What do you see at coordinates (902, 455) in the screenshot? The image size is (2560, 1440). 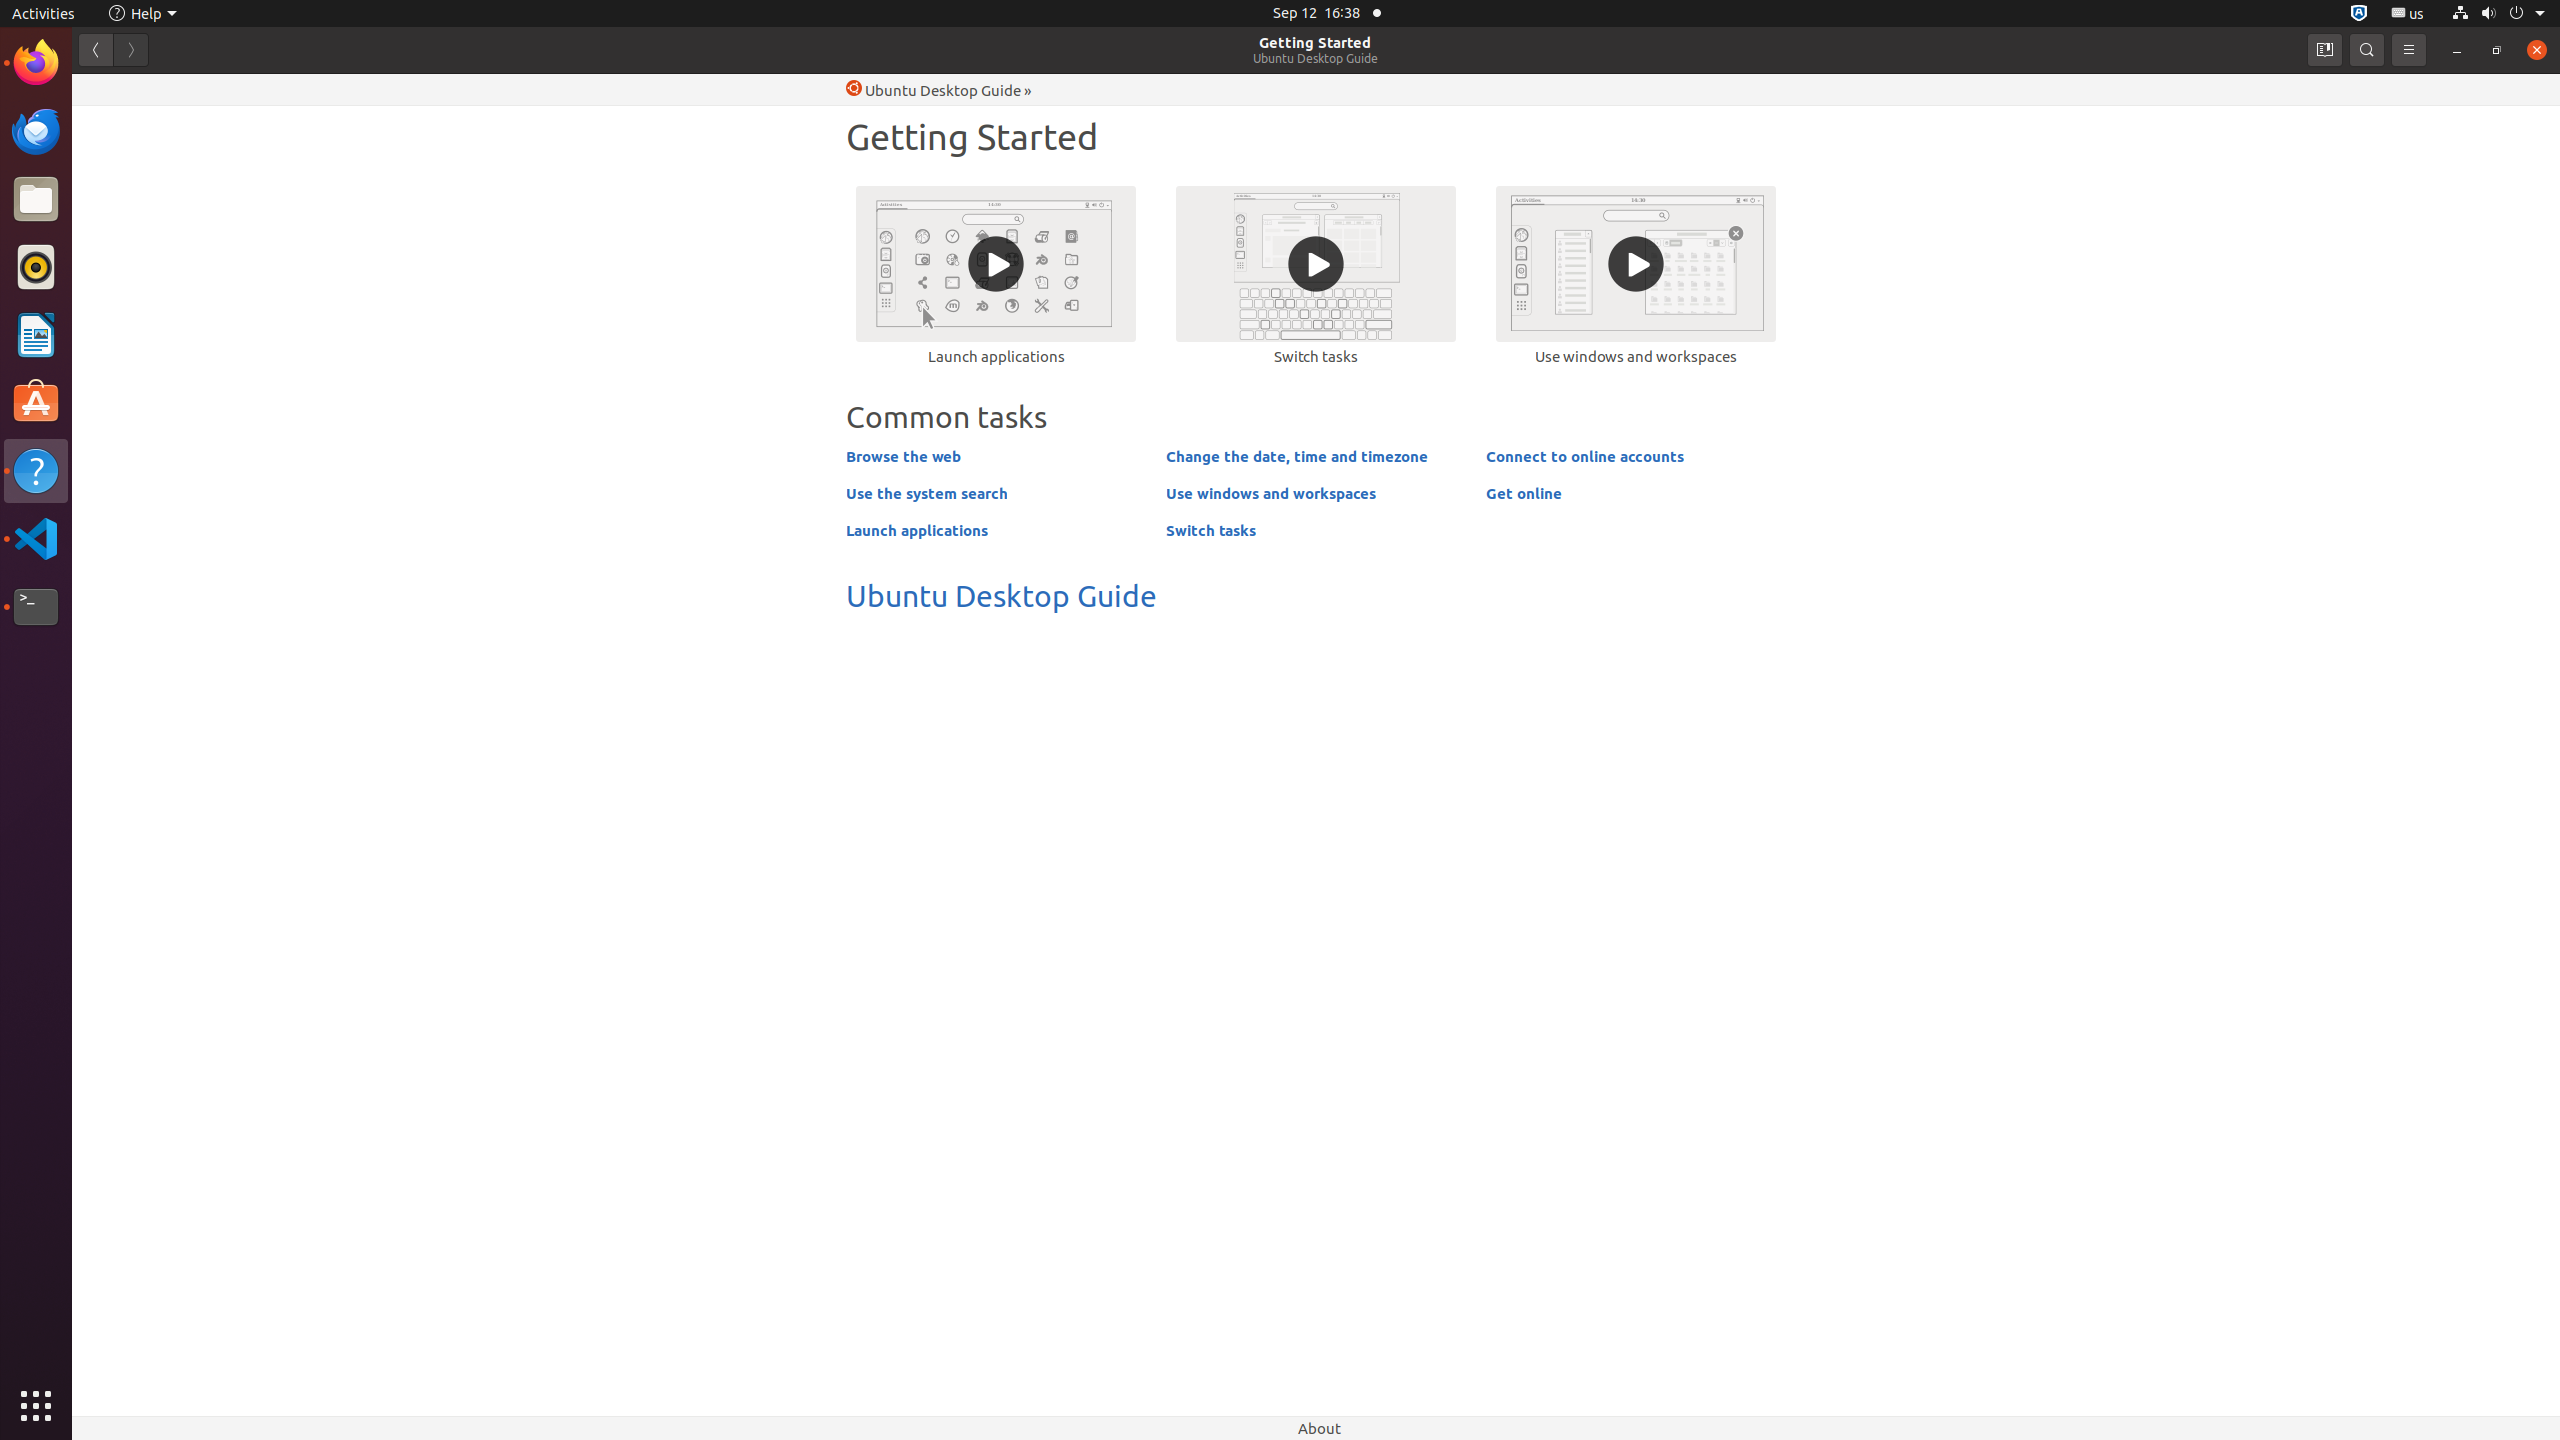 I see `'Browse the web'` at bounding box center [902, 455].